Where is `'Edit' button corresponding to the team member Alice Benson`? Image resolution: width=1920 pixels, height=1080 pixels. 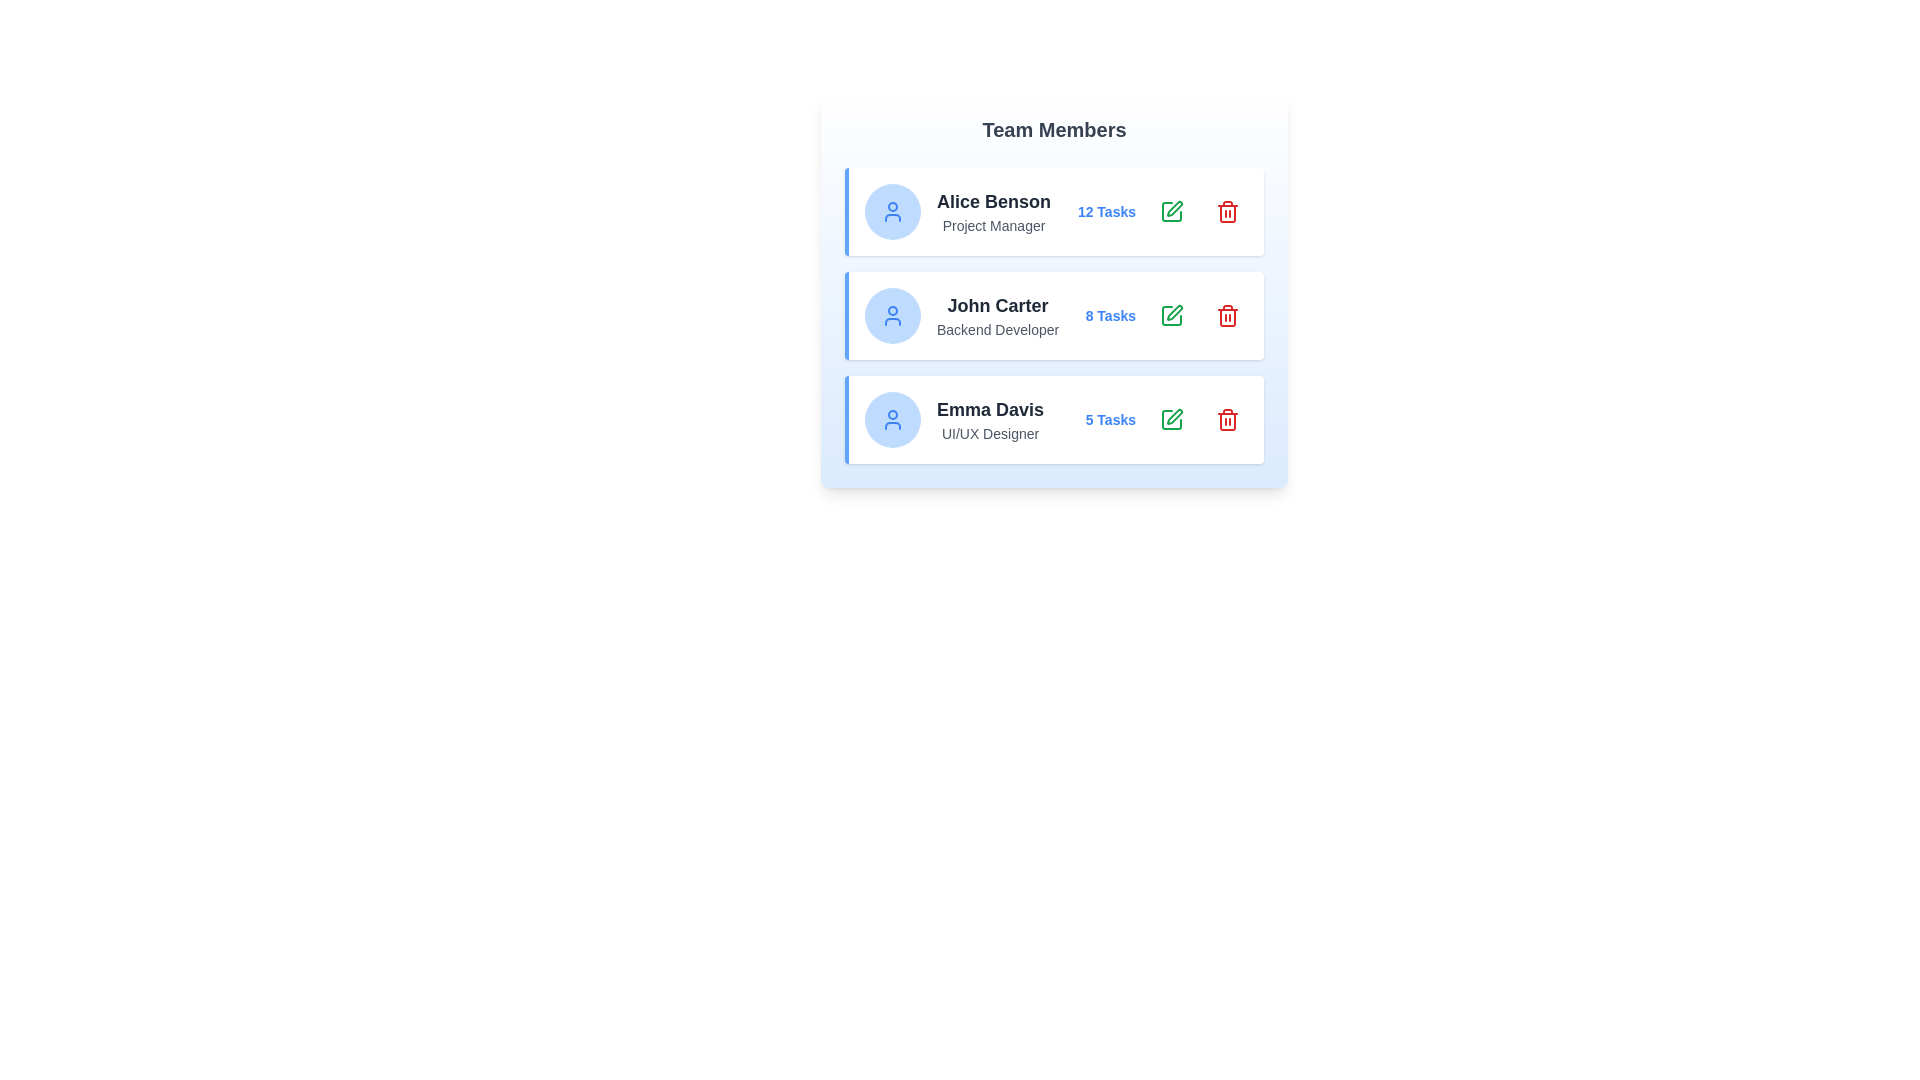 'Edit' button corresponding to the team member Alice Benson is located at coordinates (1171, 212).